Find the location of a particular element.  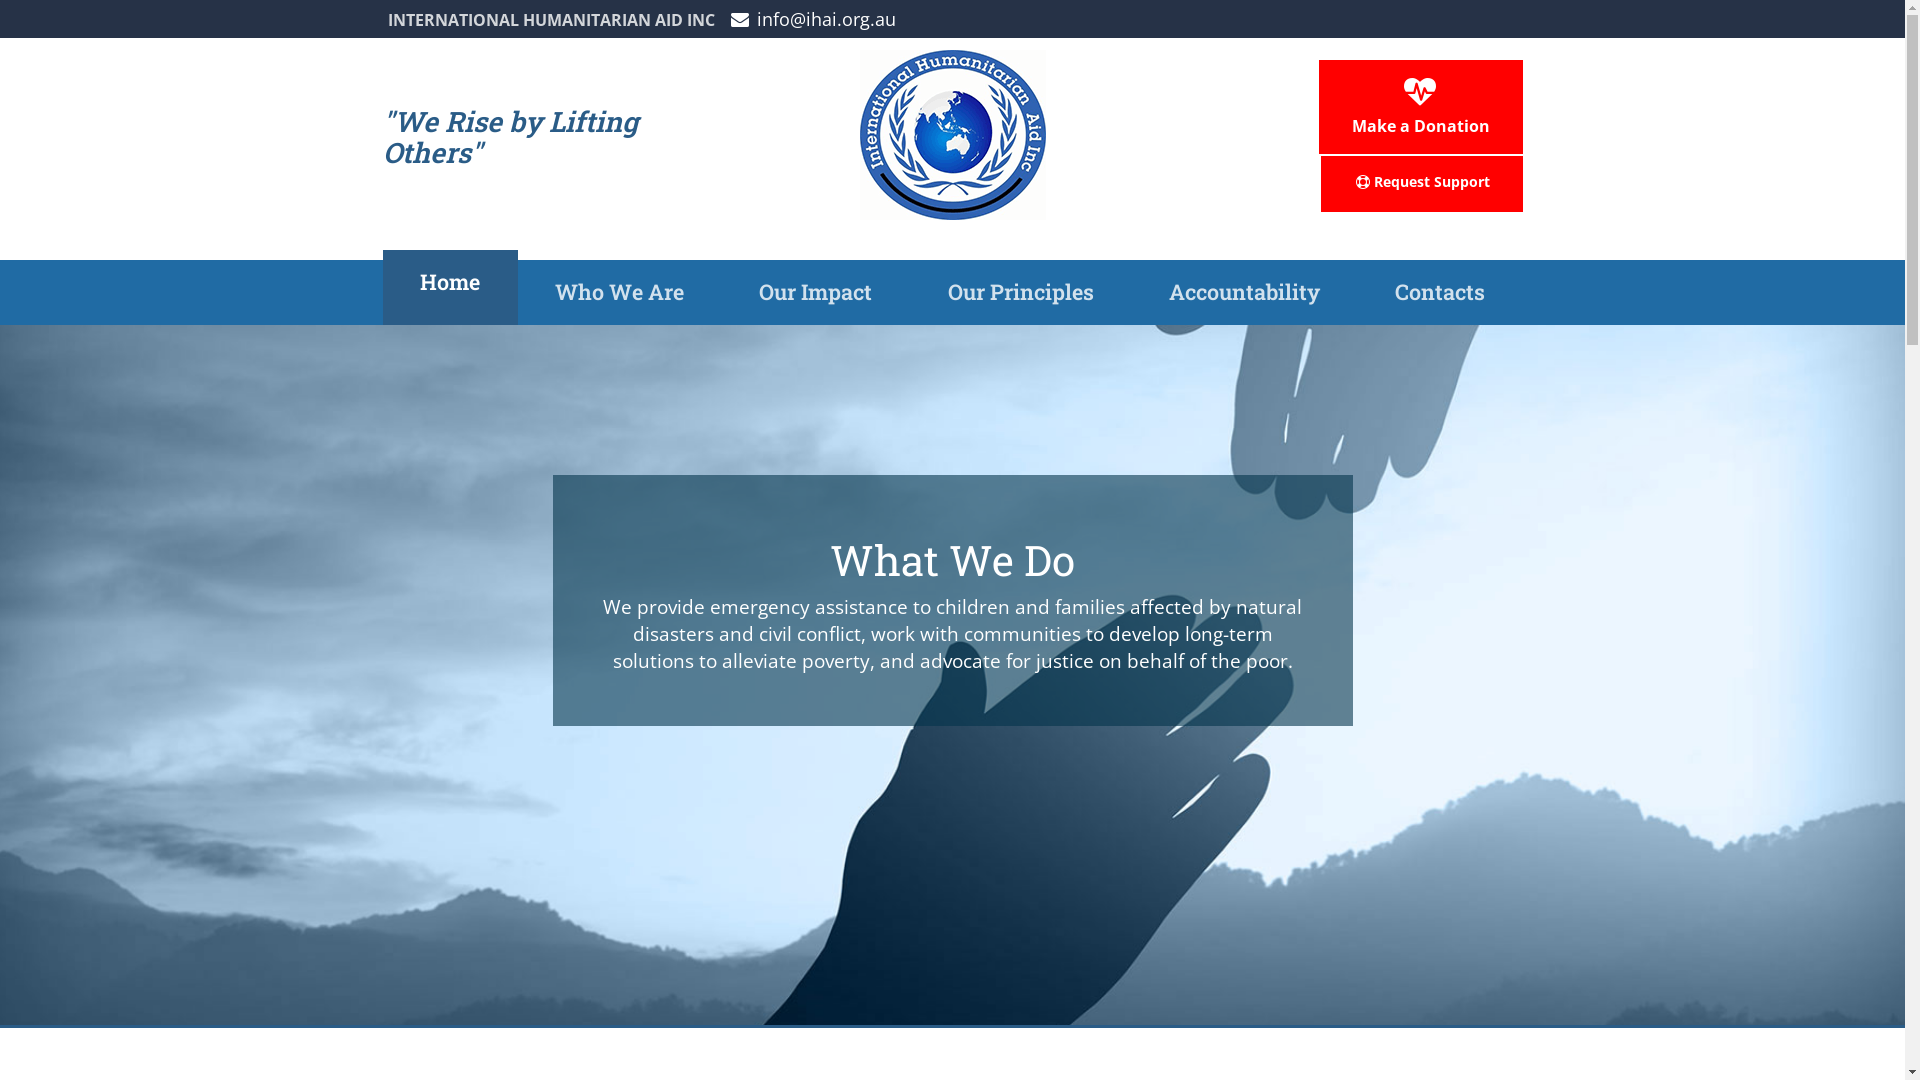

'Donations' is located at coordinates (19, 528).